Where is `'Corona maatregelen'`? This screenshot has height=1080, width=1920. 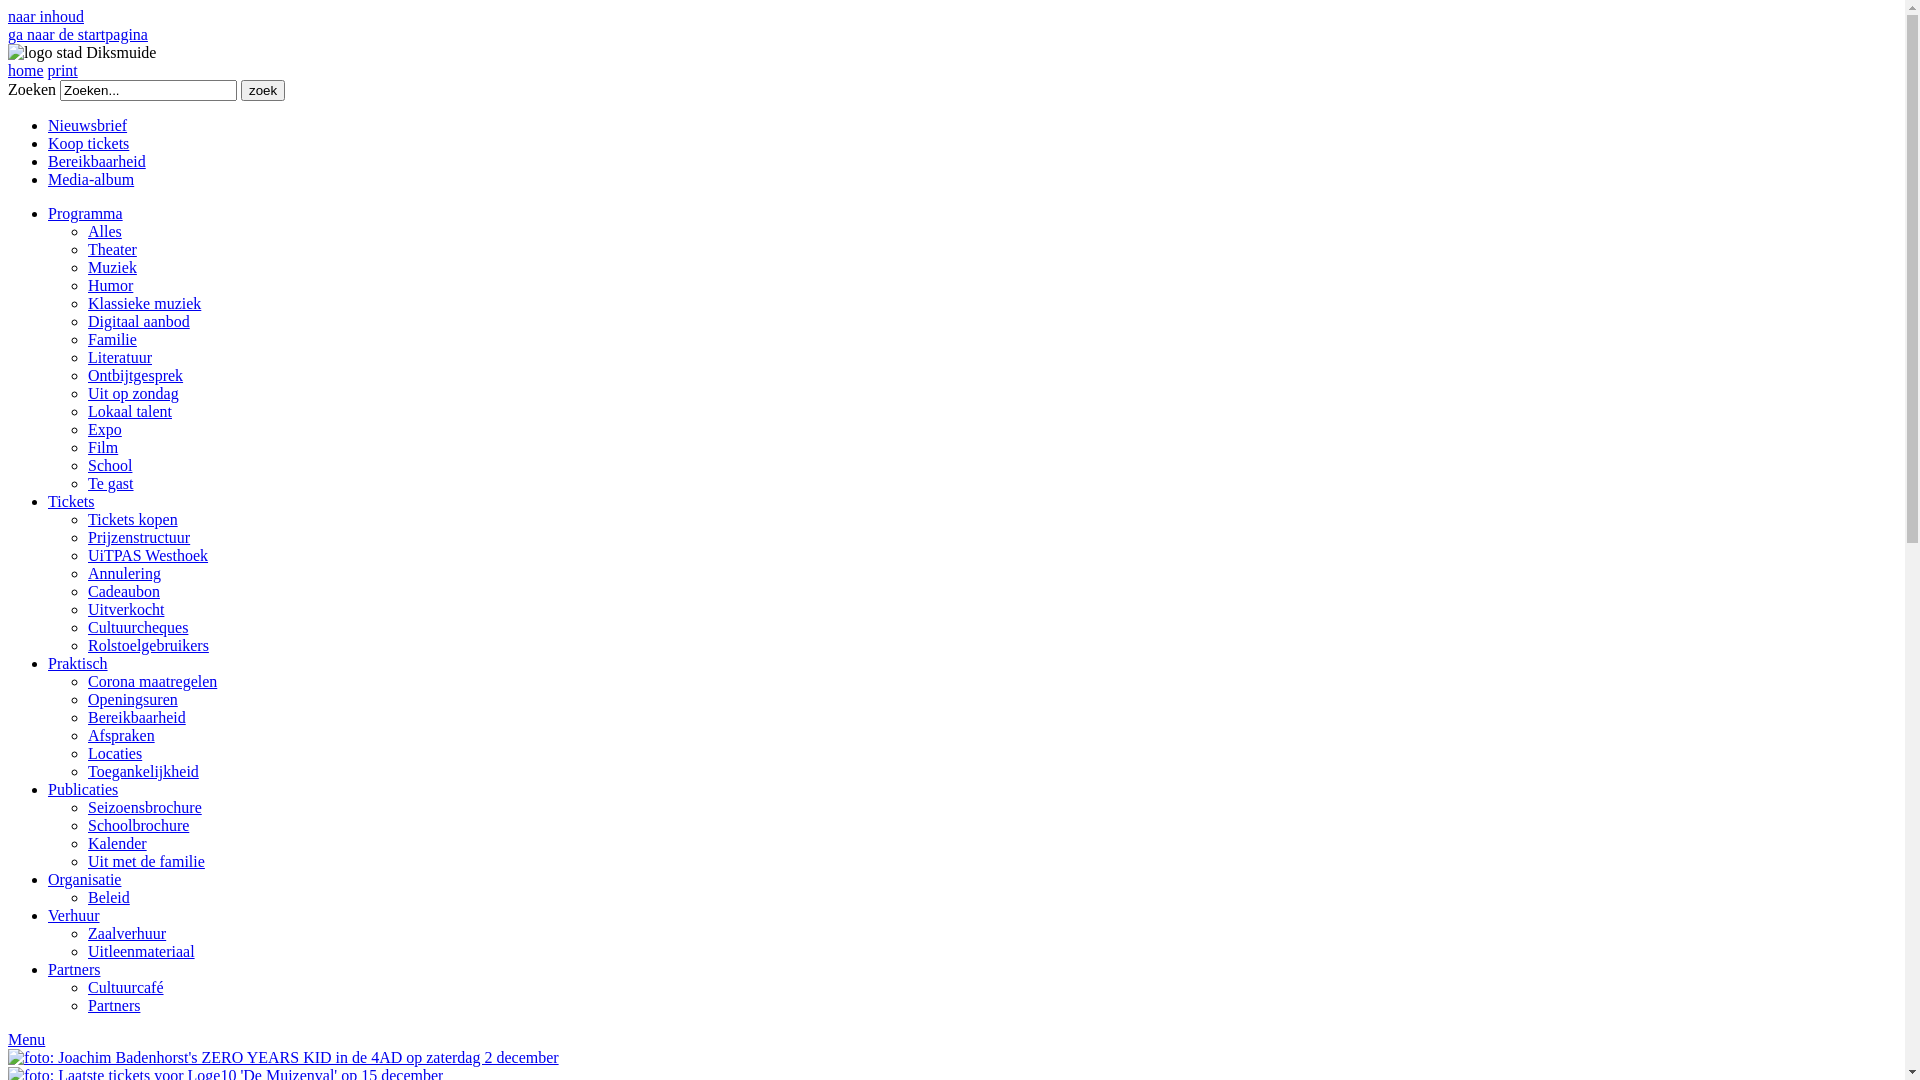 'Corona maatregelen' is located at coordinates (151, 680).